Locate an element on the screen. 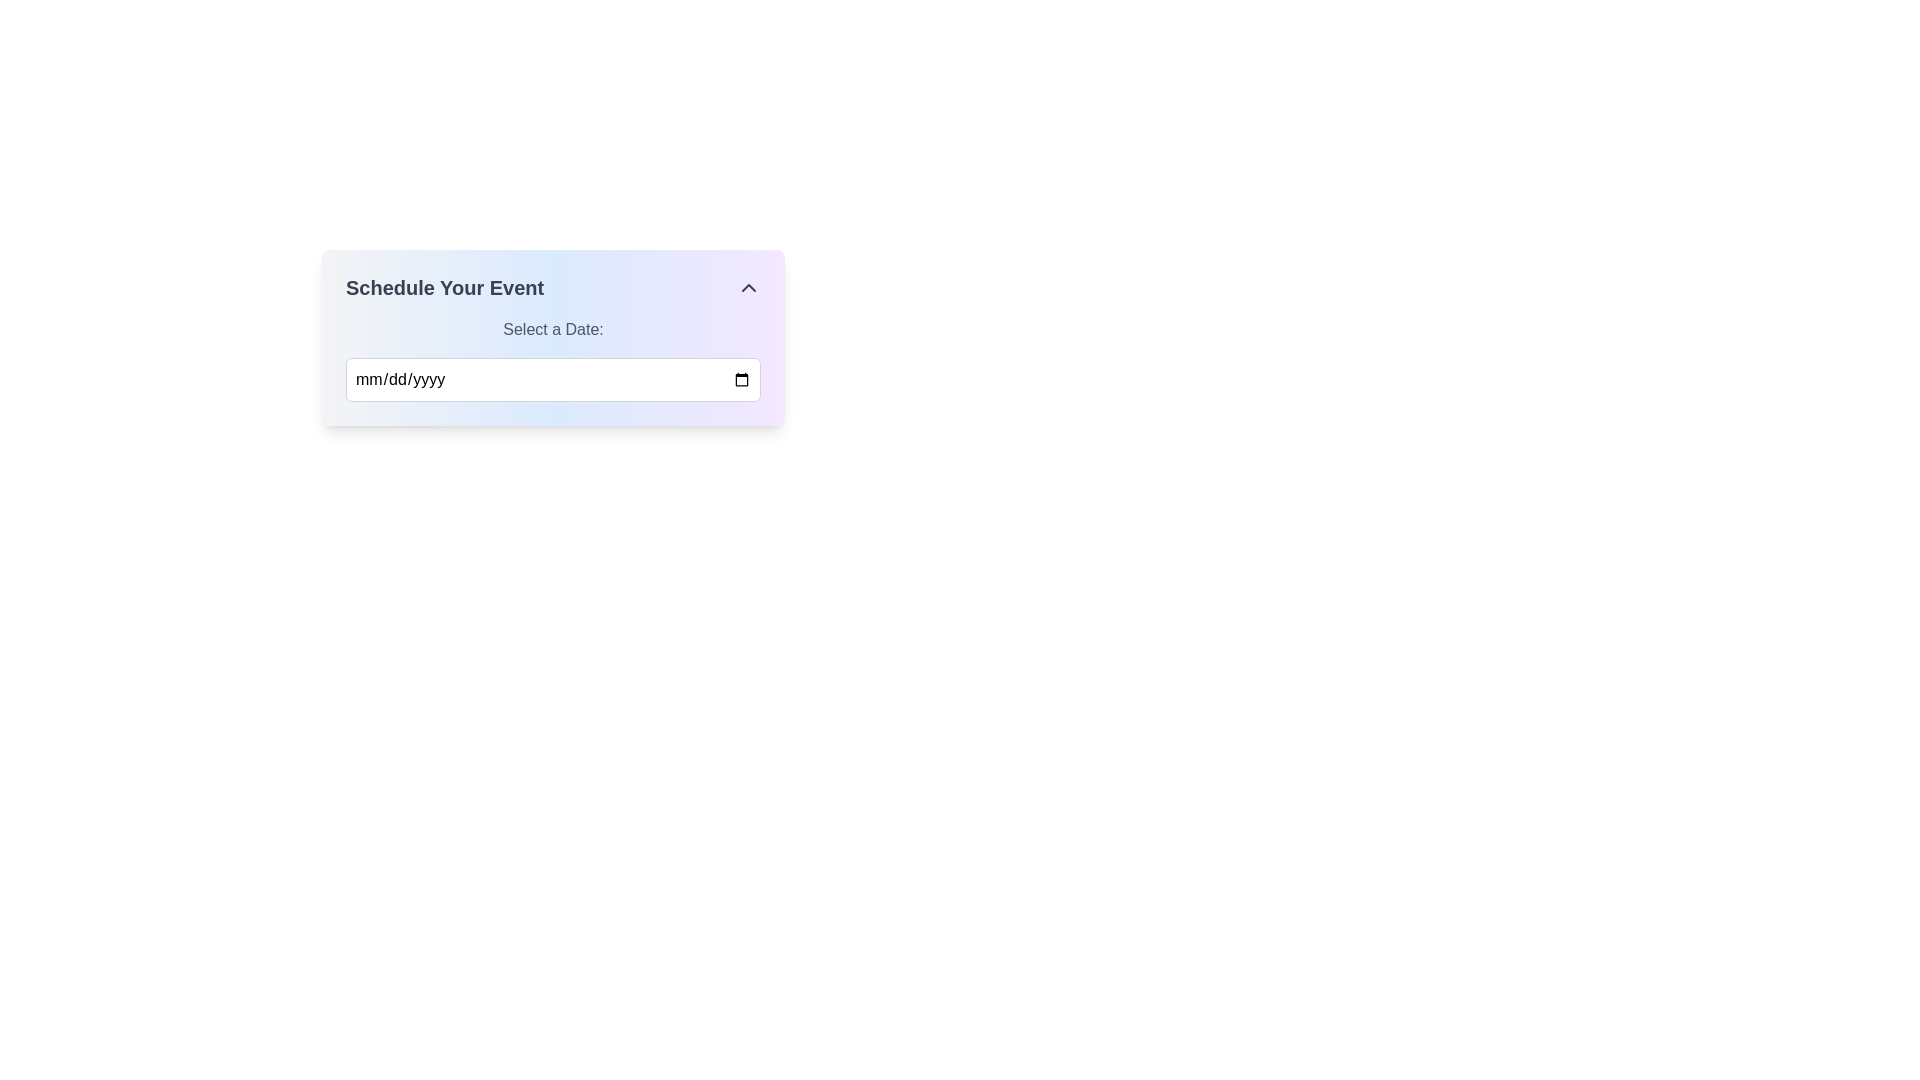 The height and width of the screenshot is (1080, 1920). a date from the calendar dropdown by clicking on the date input field that has the placeholder text 'mm/dd/yyyy' and a calendar icon on its right side is located at coordinates (553, 380).